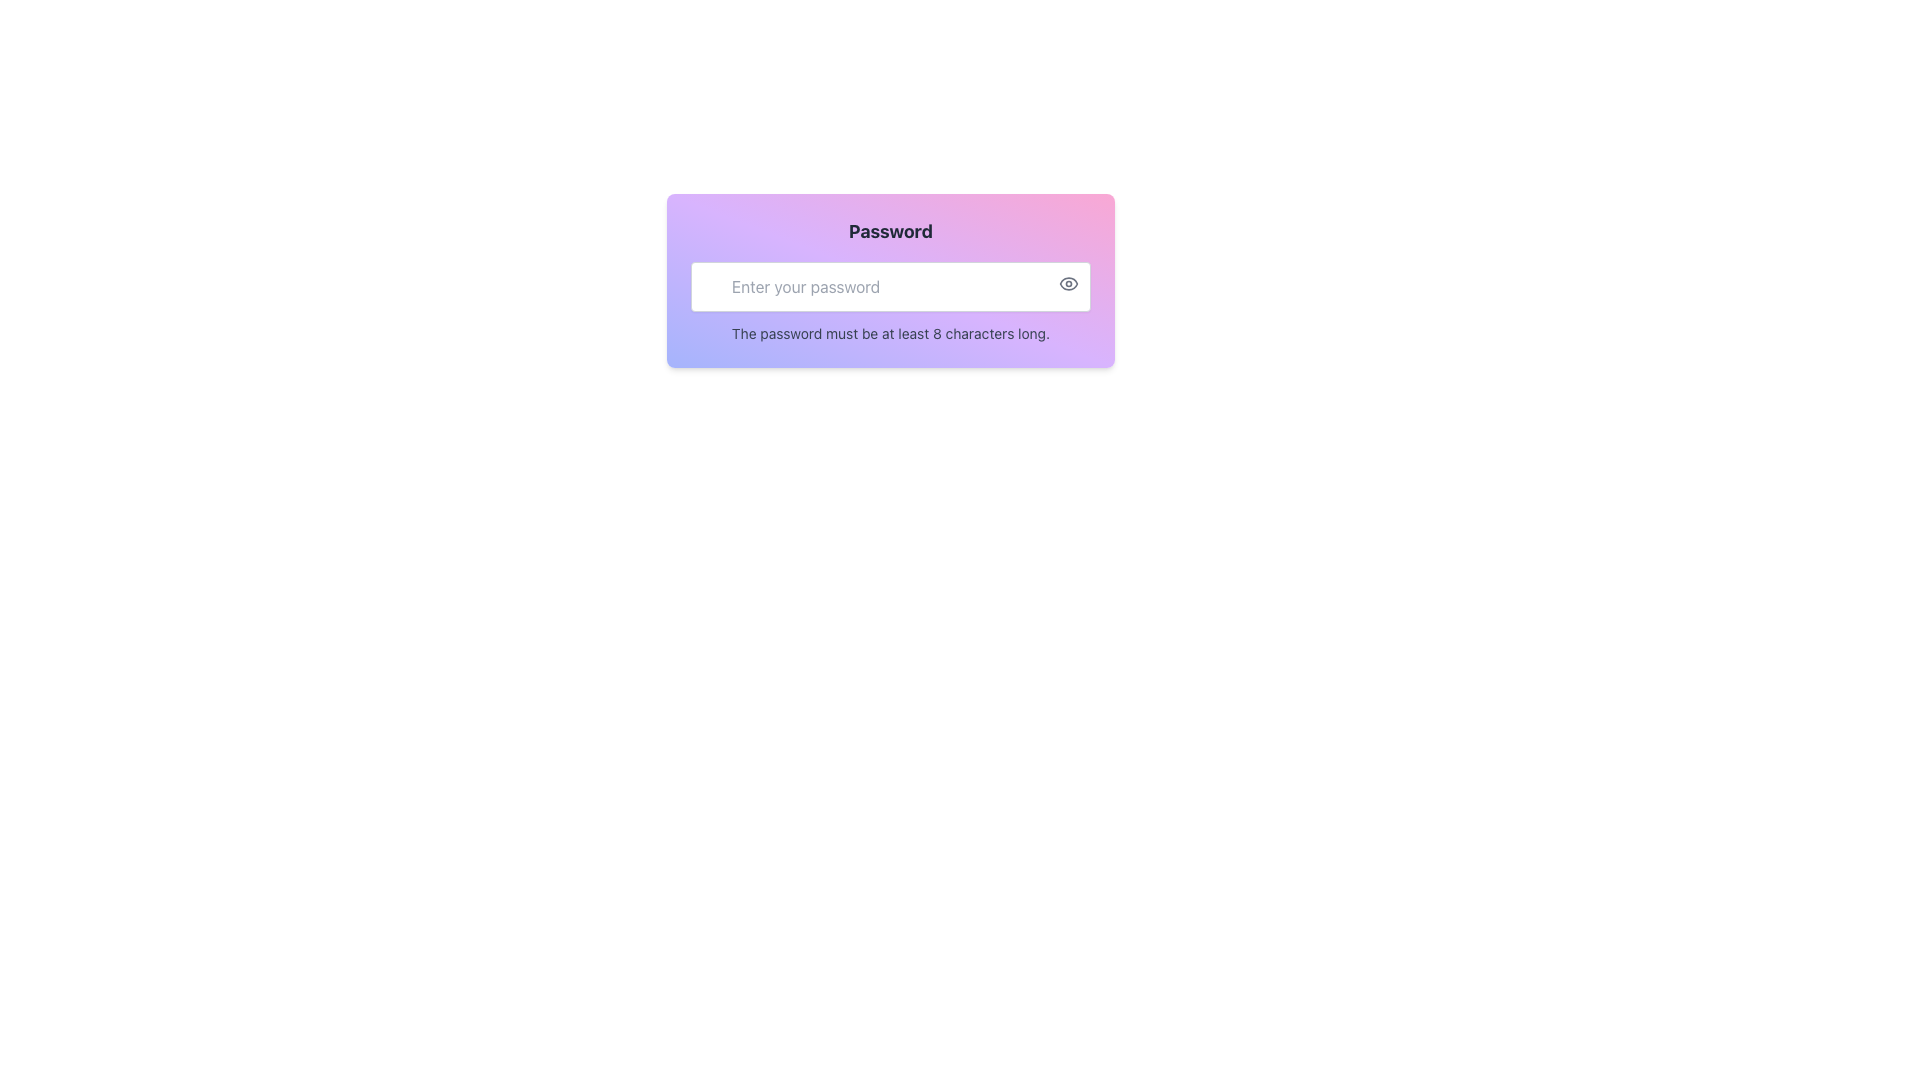  What do you see at coordinates (1068, 284) in the screenshot?
I see `the visibility toggle icon located in the top-right corner of the password input field` at bounding box center [1068, 284].